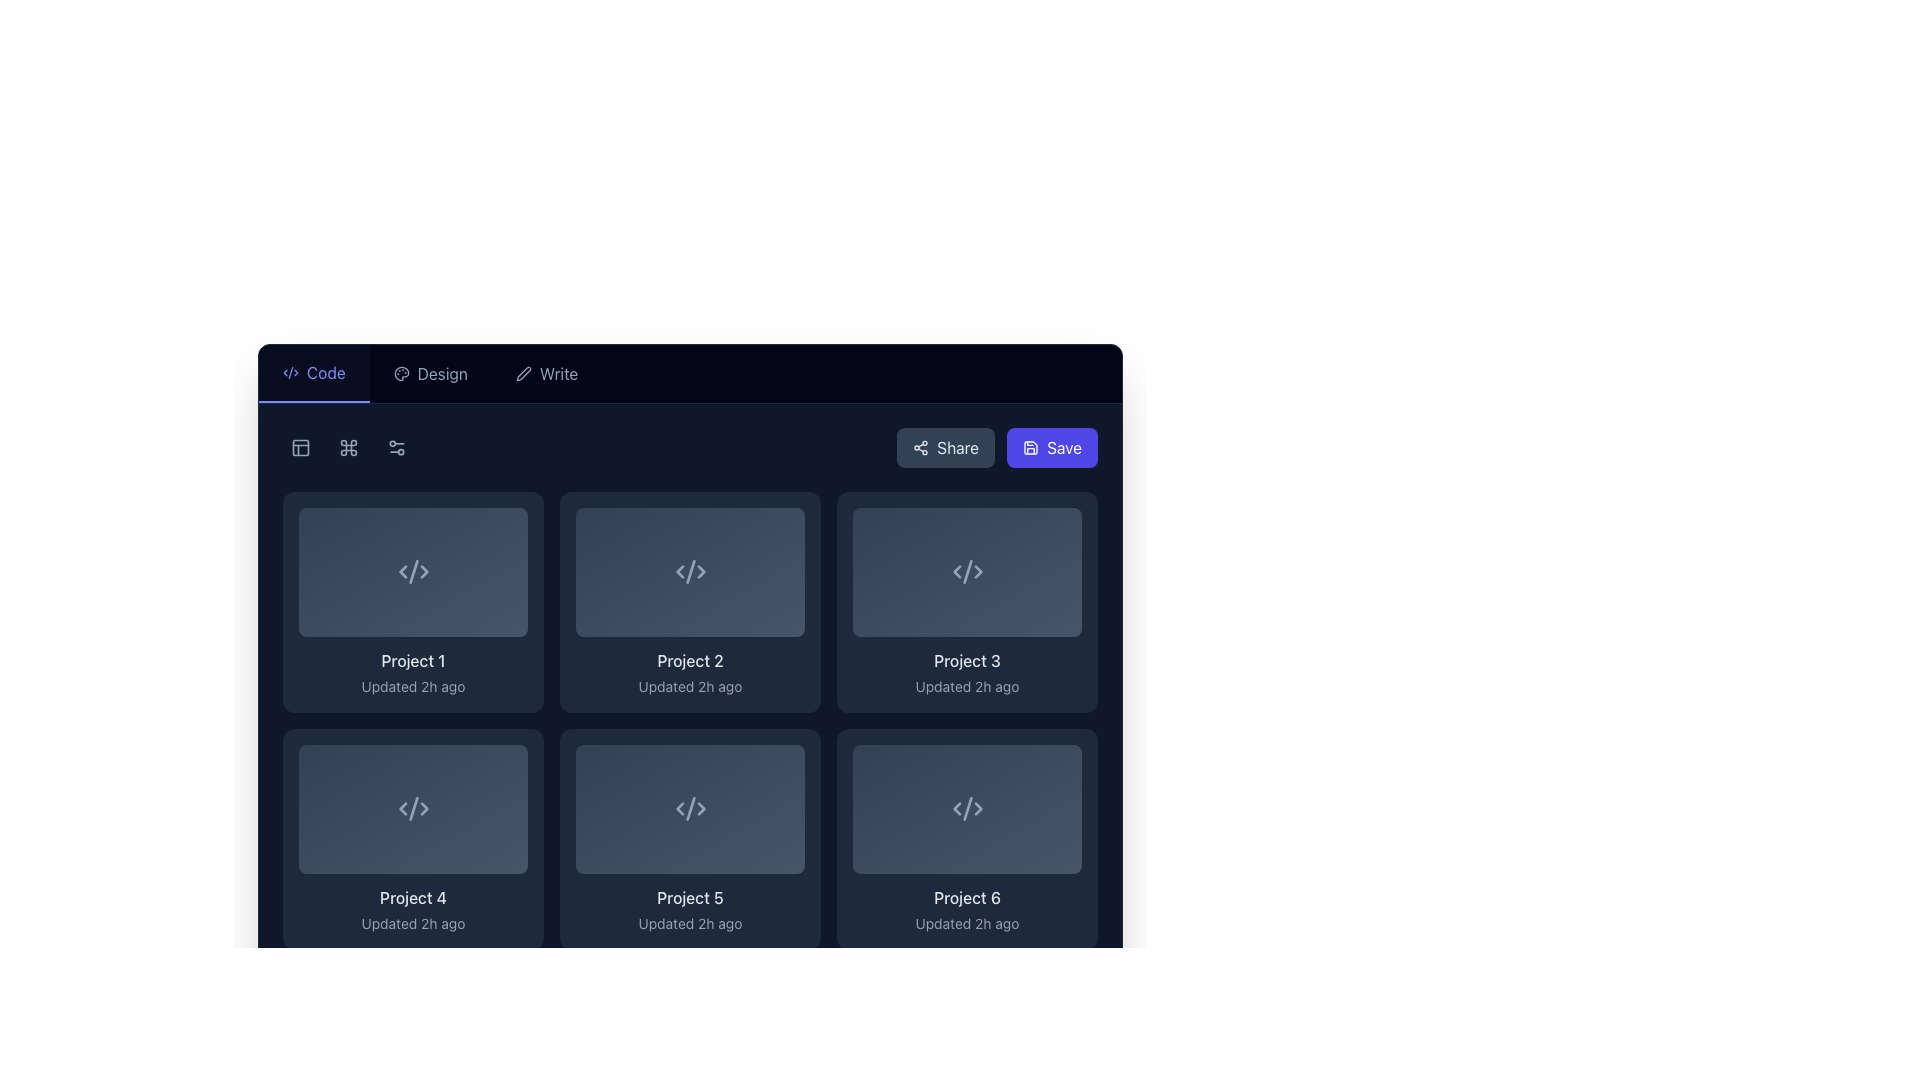 The height and width of the screenshot is (1080, 1920). Describe the element at coordinates (690, 572) in the screenshot. I see `the code-related icon located within the second card of the first row in the grid layout` at that location.